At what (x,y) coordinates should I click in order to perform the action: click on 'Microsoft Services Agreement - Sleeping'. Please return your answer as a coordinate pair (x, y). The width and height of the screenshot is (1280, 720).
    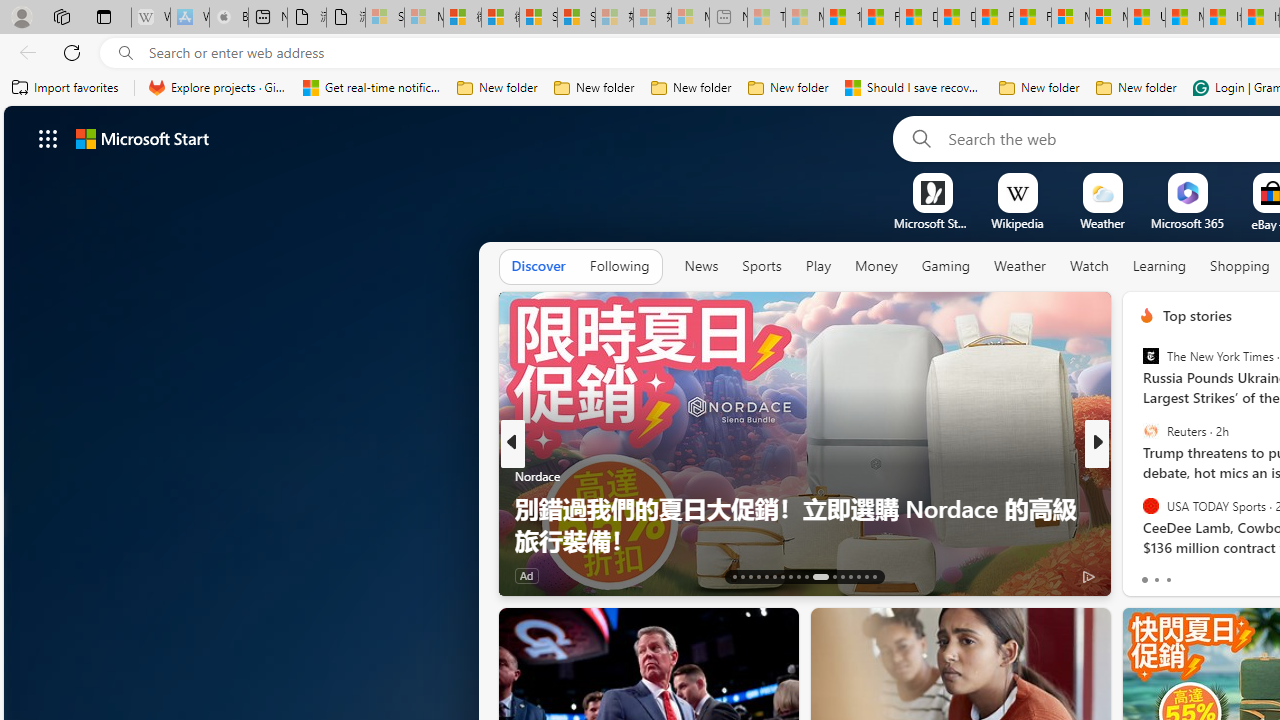
    Looking at the image, I should click on (422, 17).